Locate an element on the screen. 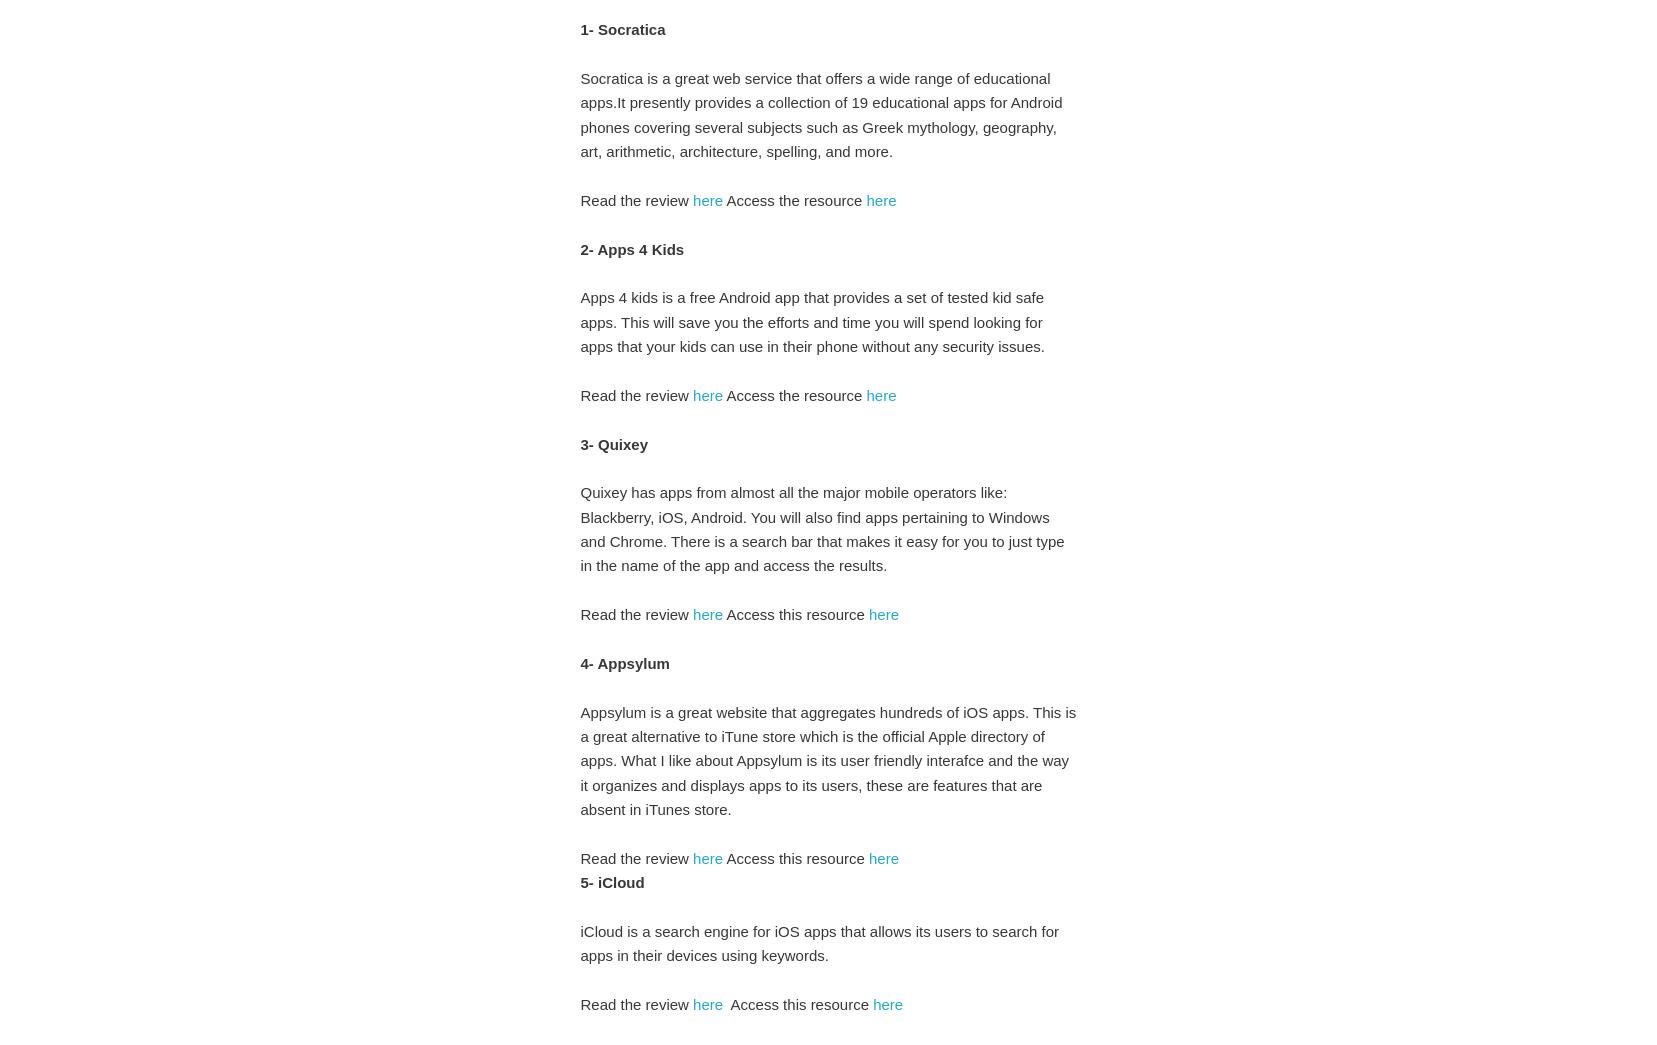  '1- Socratica' is located at coordinates (622, 28).